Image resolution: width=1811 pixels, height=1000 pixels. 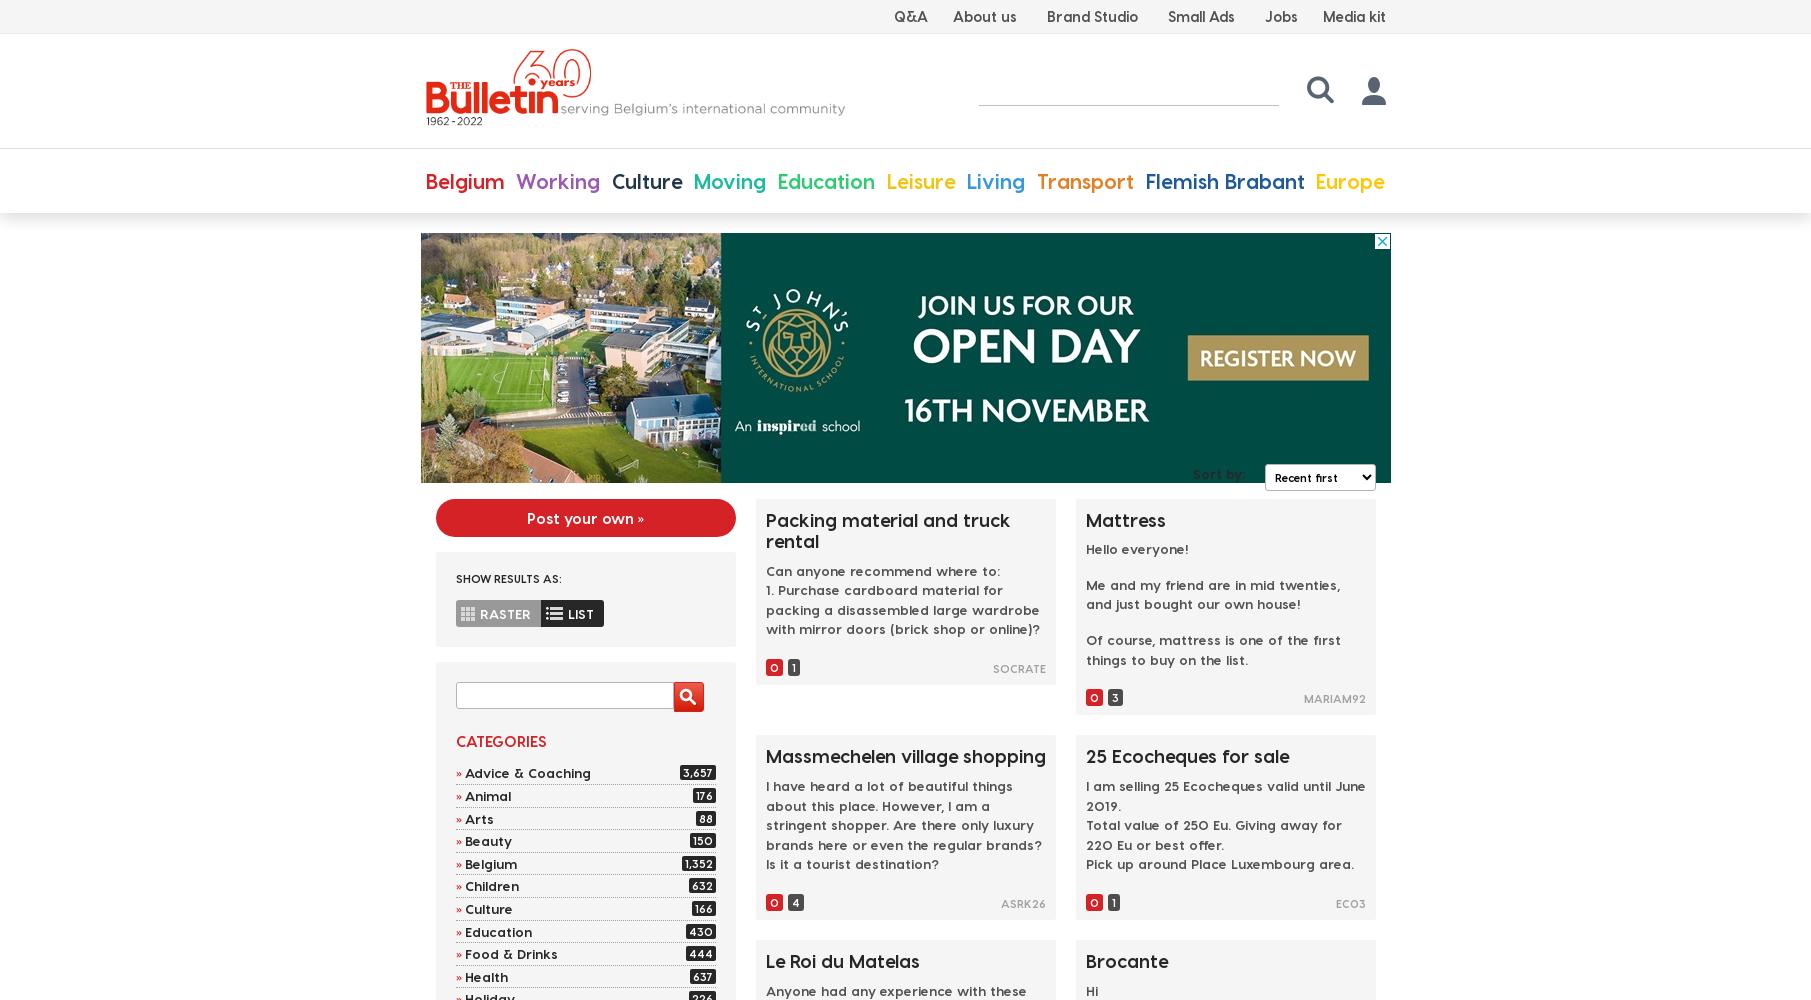 What do you see at coordinates (982, 16) in the screenshot?
I see `'About us'` at bounding box center [982, 16].